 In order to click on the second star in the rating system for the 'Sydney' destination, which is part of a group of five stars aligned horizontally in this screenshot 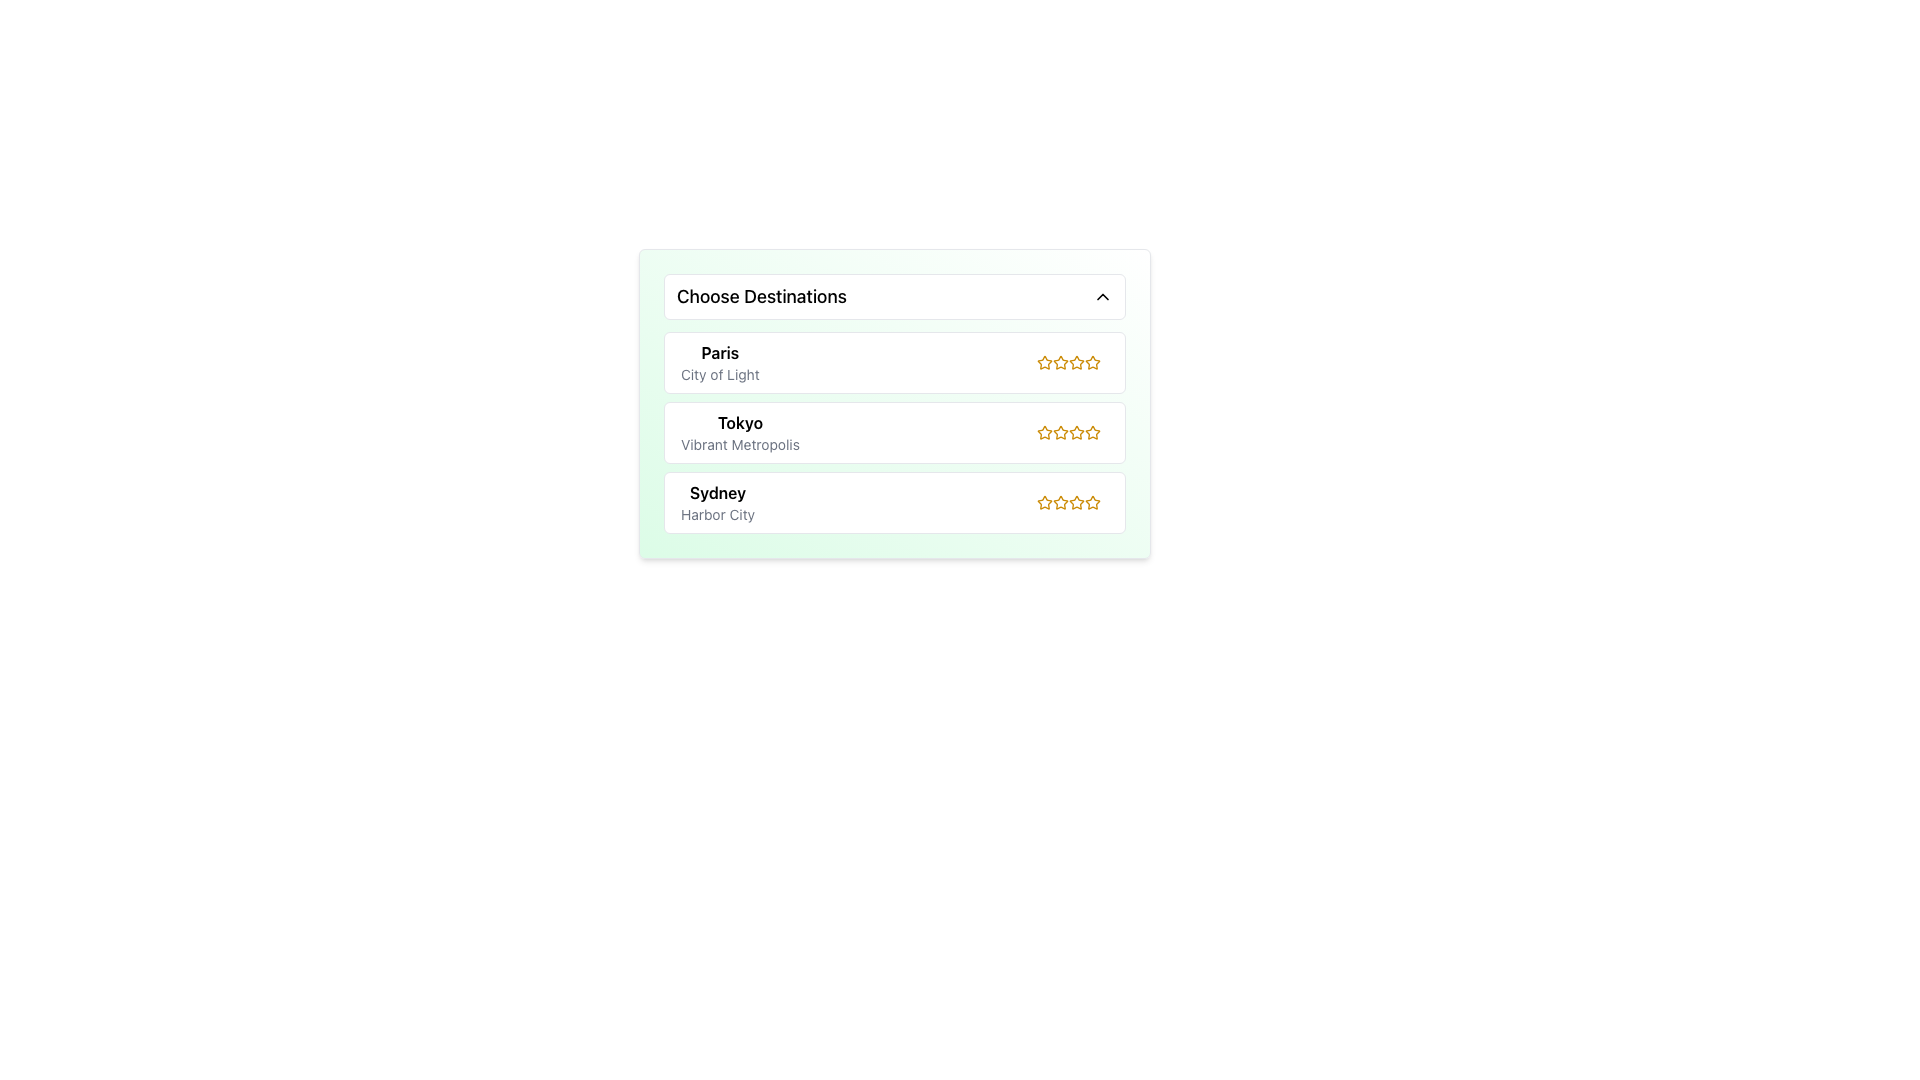, I will do `click(1059, 501)`.